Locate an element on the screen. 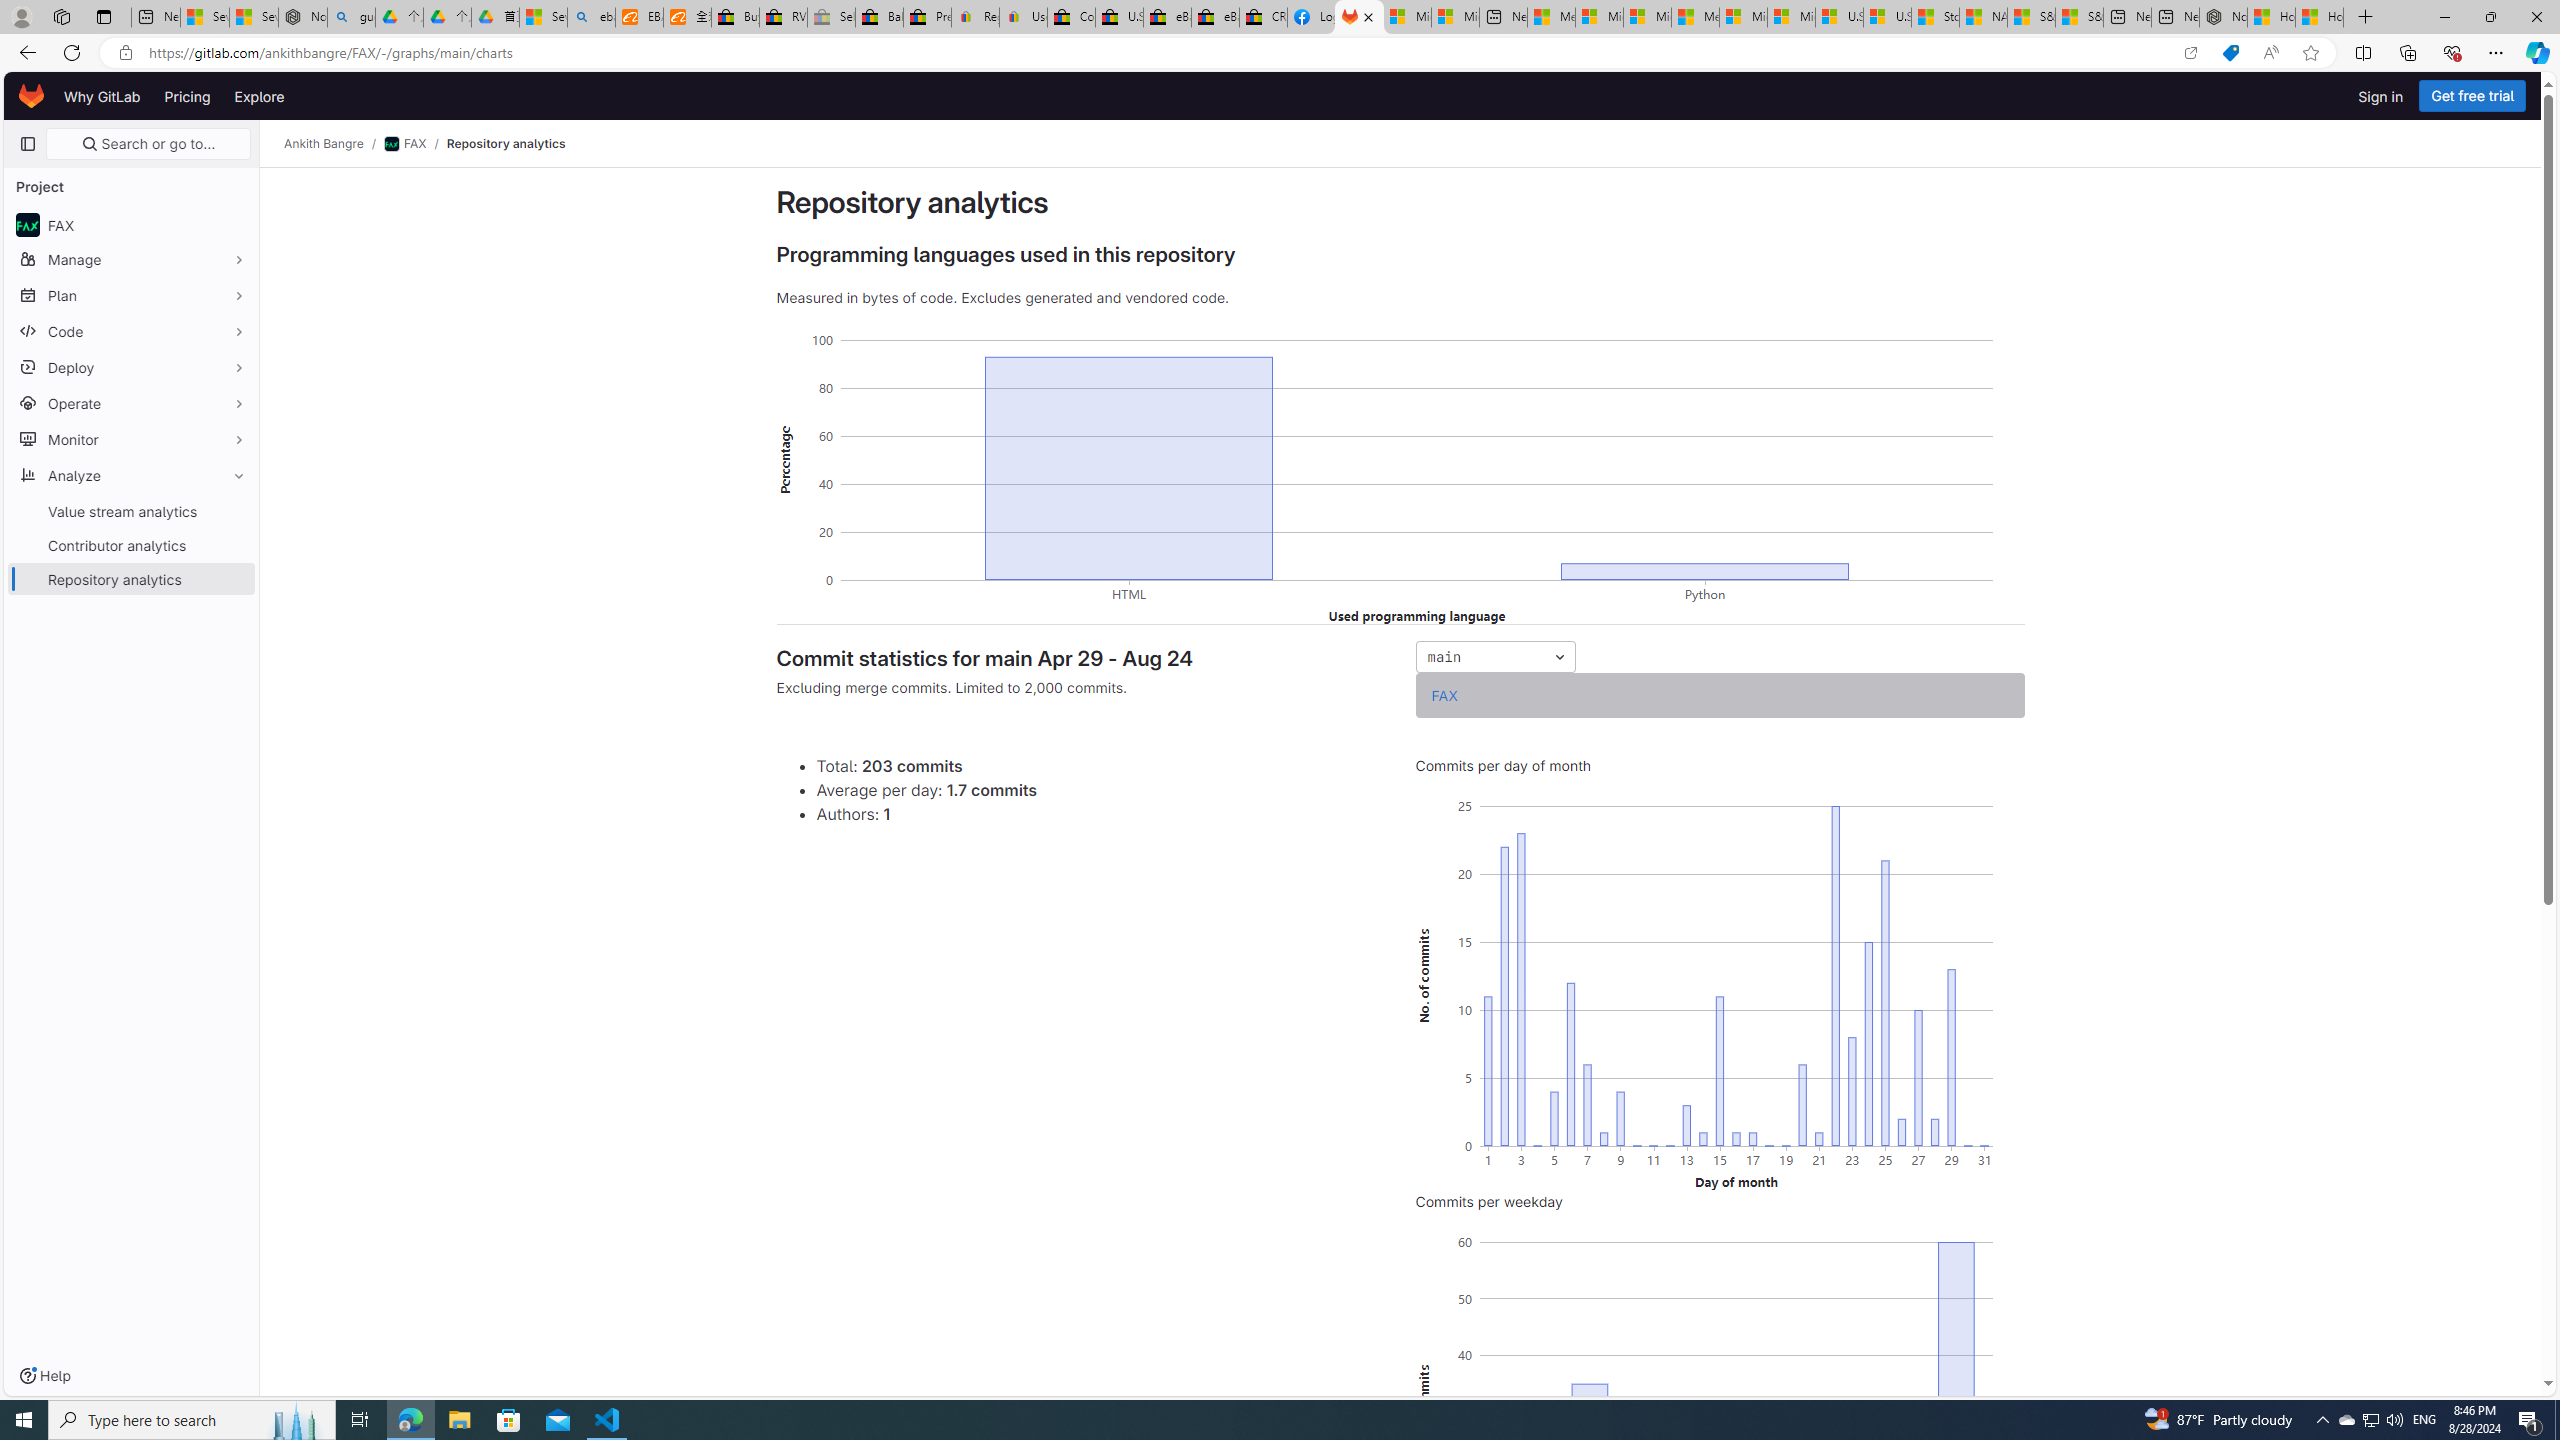 This screenshot has width=2560, height=1440. 'Register: Create a personal eBay account' is located at coordinates (974, 16).